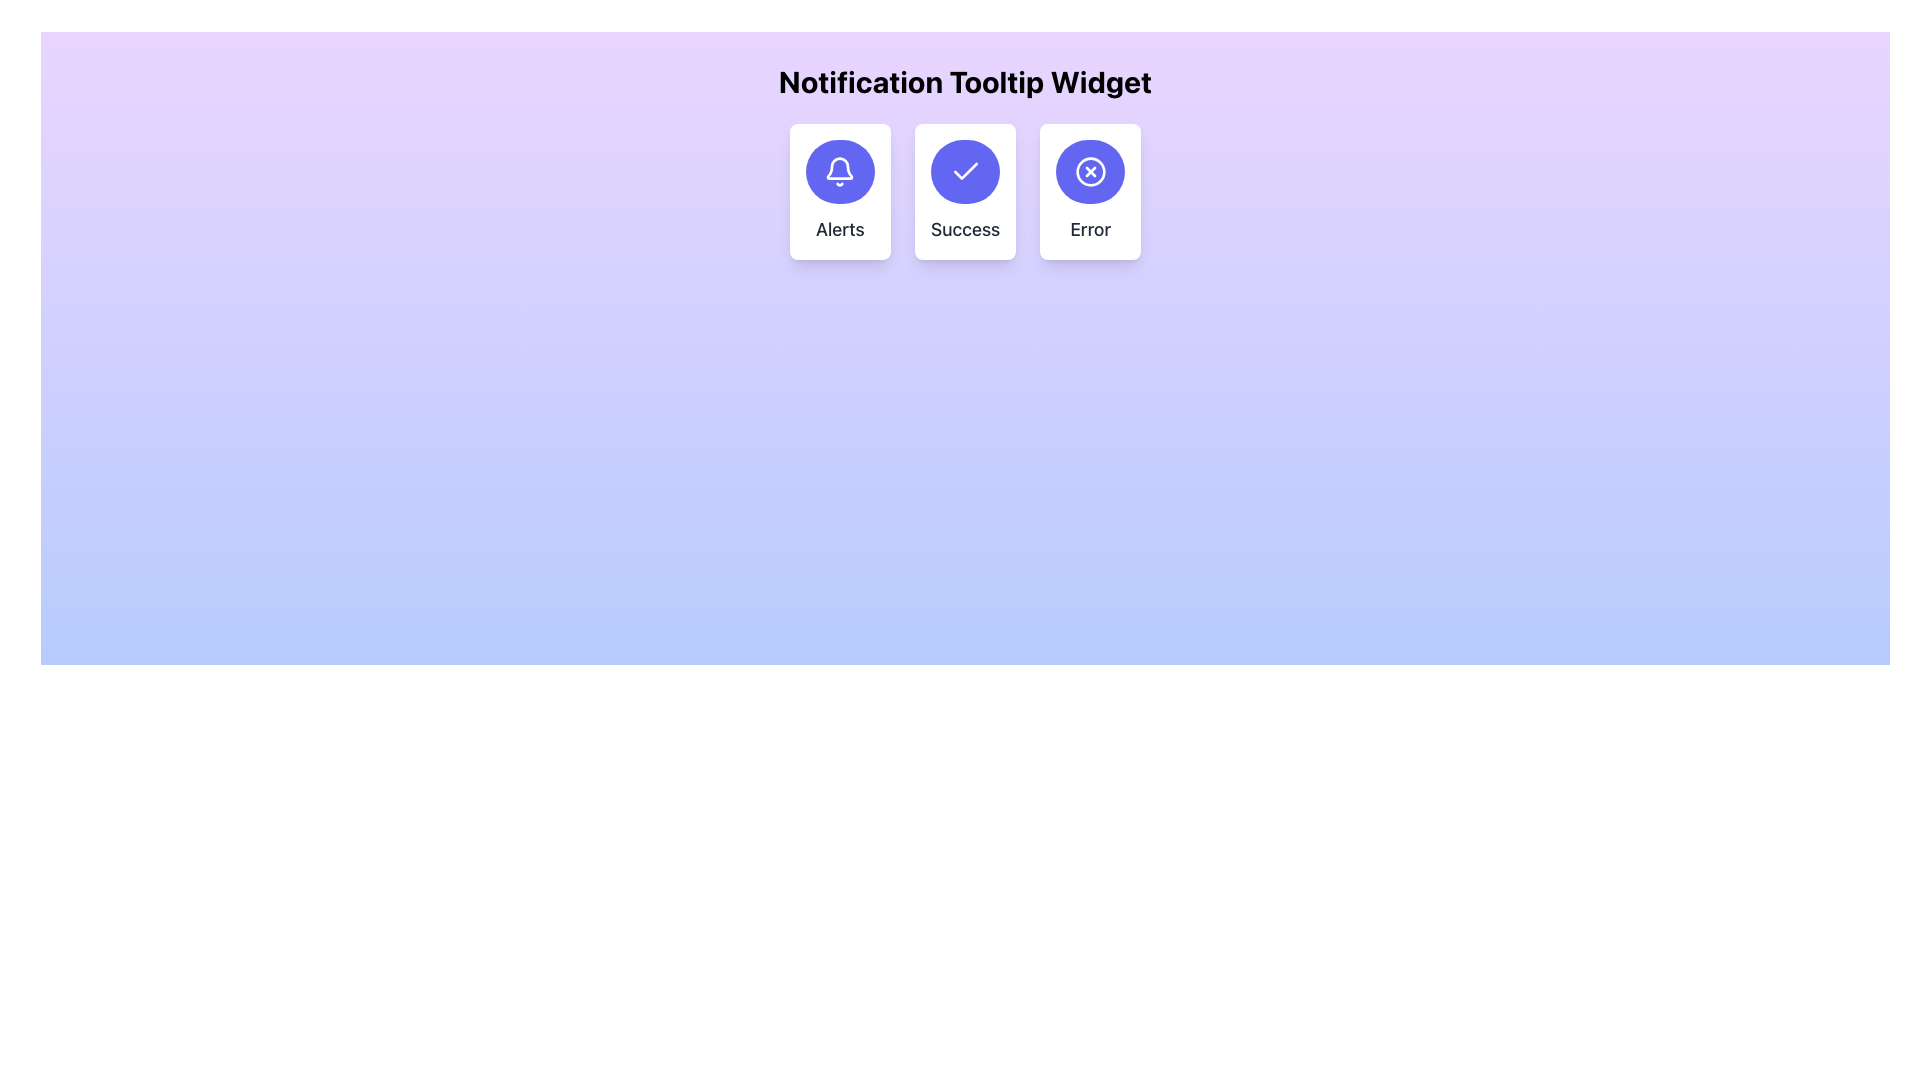 The width and height of the screenshot is (1920, 1080). I want to click on the success icon located in the center graphic of three icons below the heading 'Notification Tooltip Widget', which is above the text 'Success', so click(965, 170).